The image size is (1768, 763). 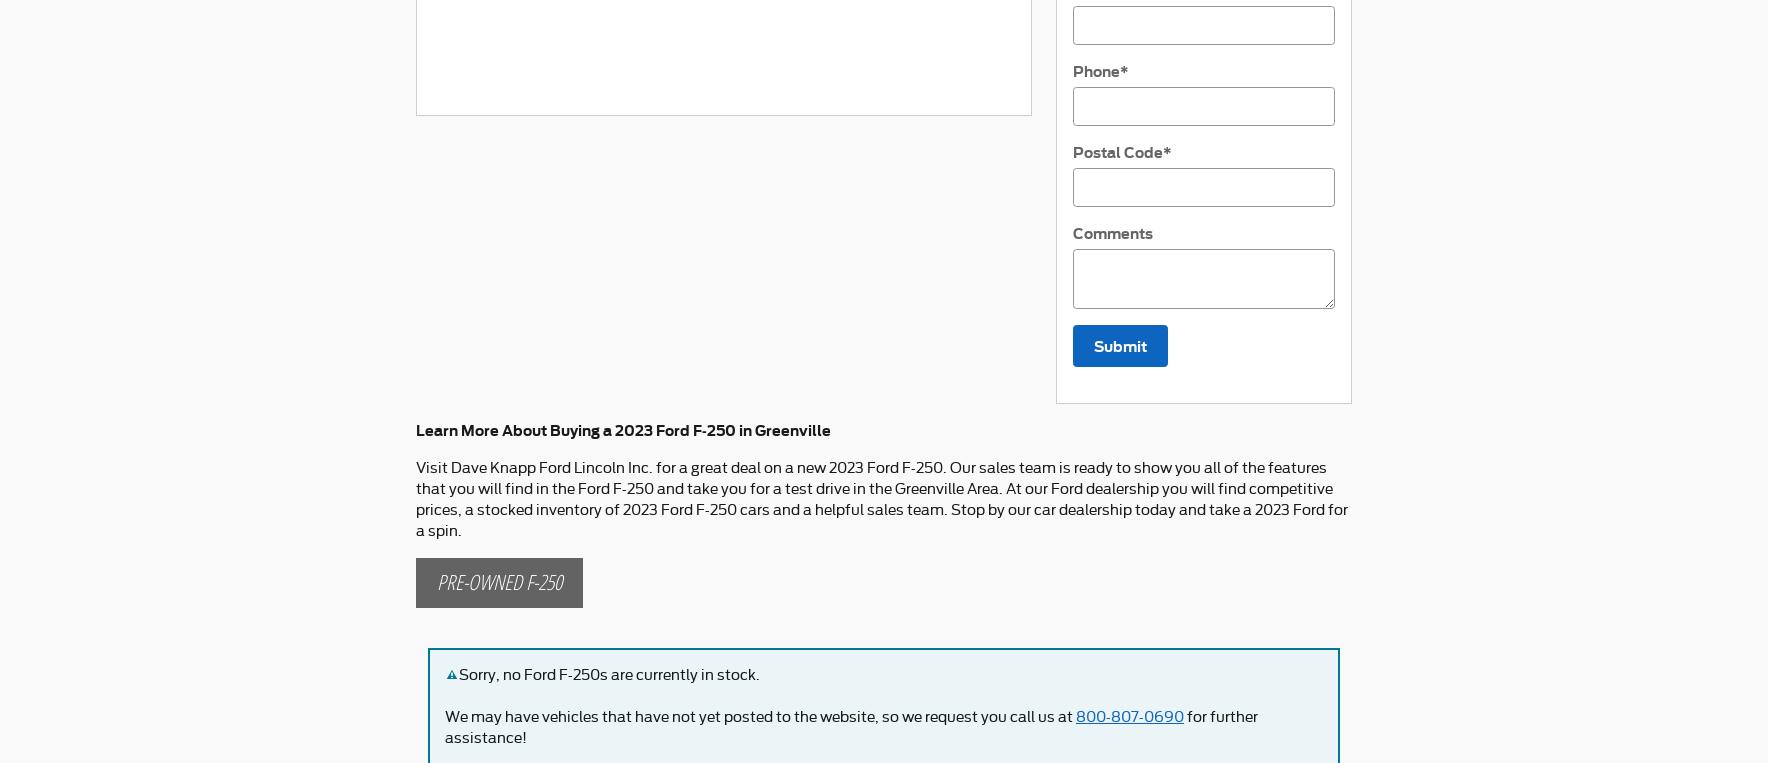 What do you see at coordinates (608, 674) in the screenshot?
I see `'Sorry, no Ford F-250s are currently in stock.'` at bounding box center [608, 674].